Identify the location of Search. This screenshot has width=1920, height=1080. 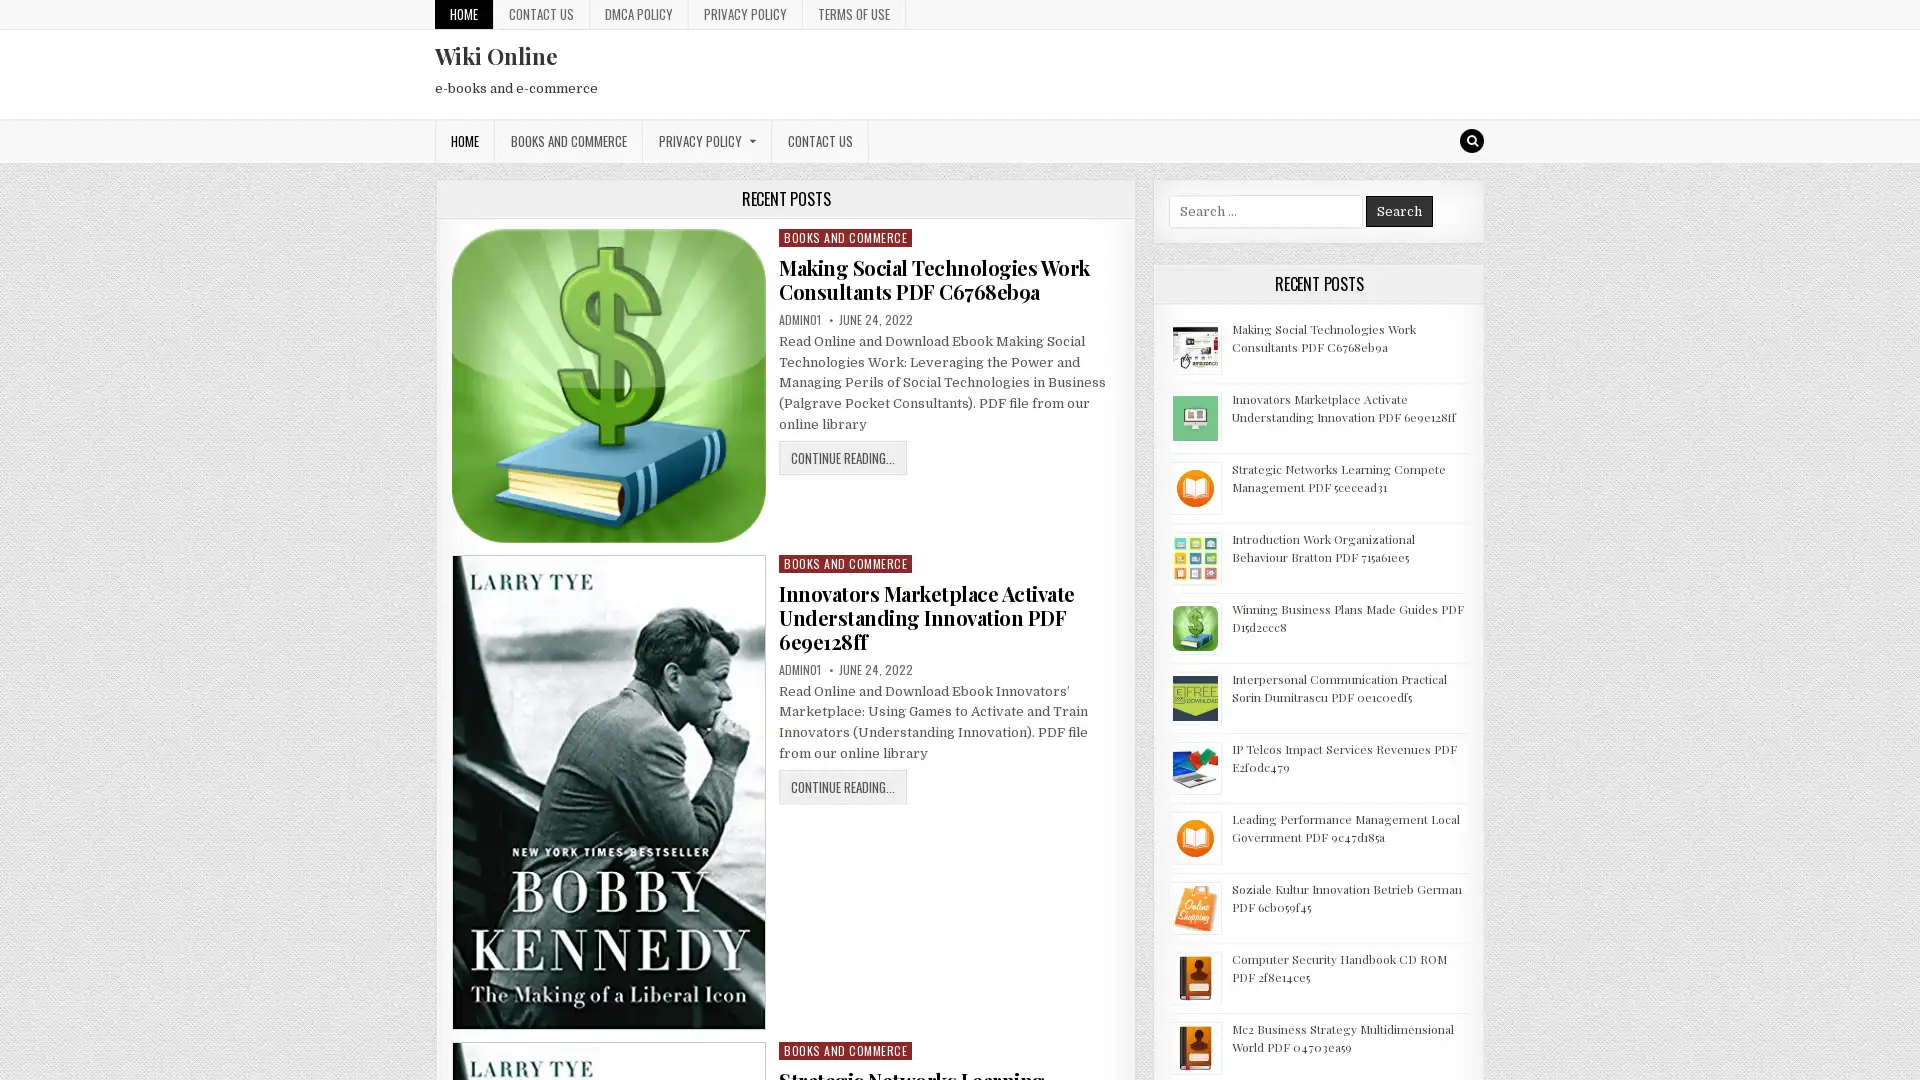
(1398, 211).